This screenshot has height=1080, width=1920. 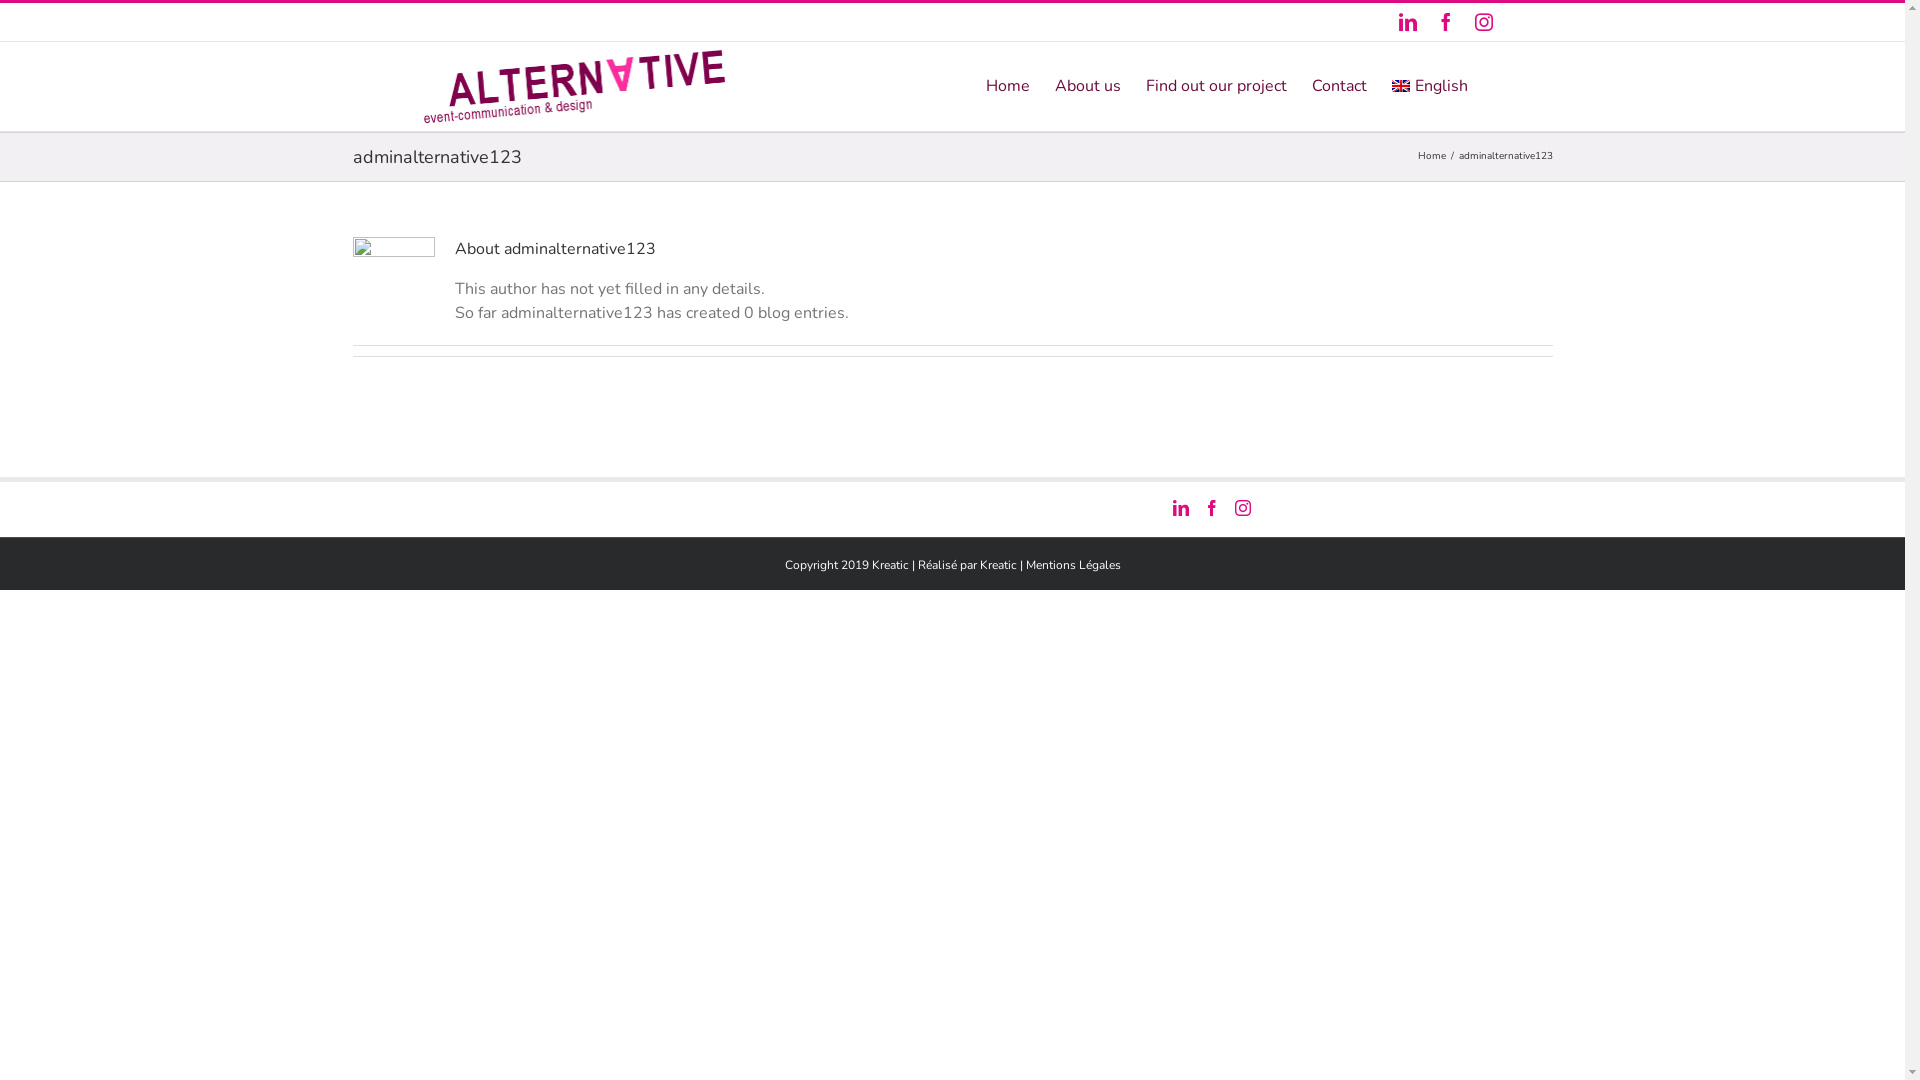 What do you see at coordinates (1339, 83) in the screenshot?
I see `'Contact'` at bounding box center [1339, 83].